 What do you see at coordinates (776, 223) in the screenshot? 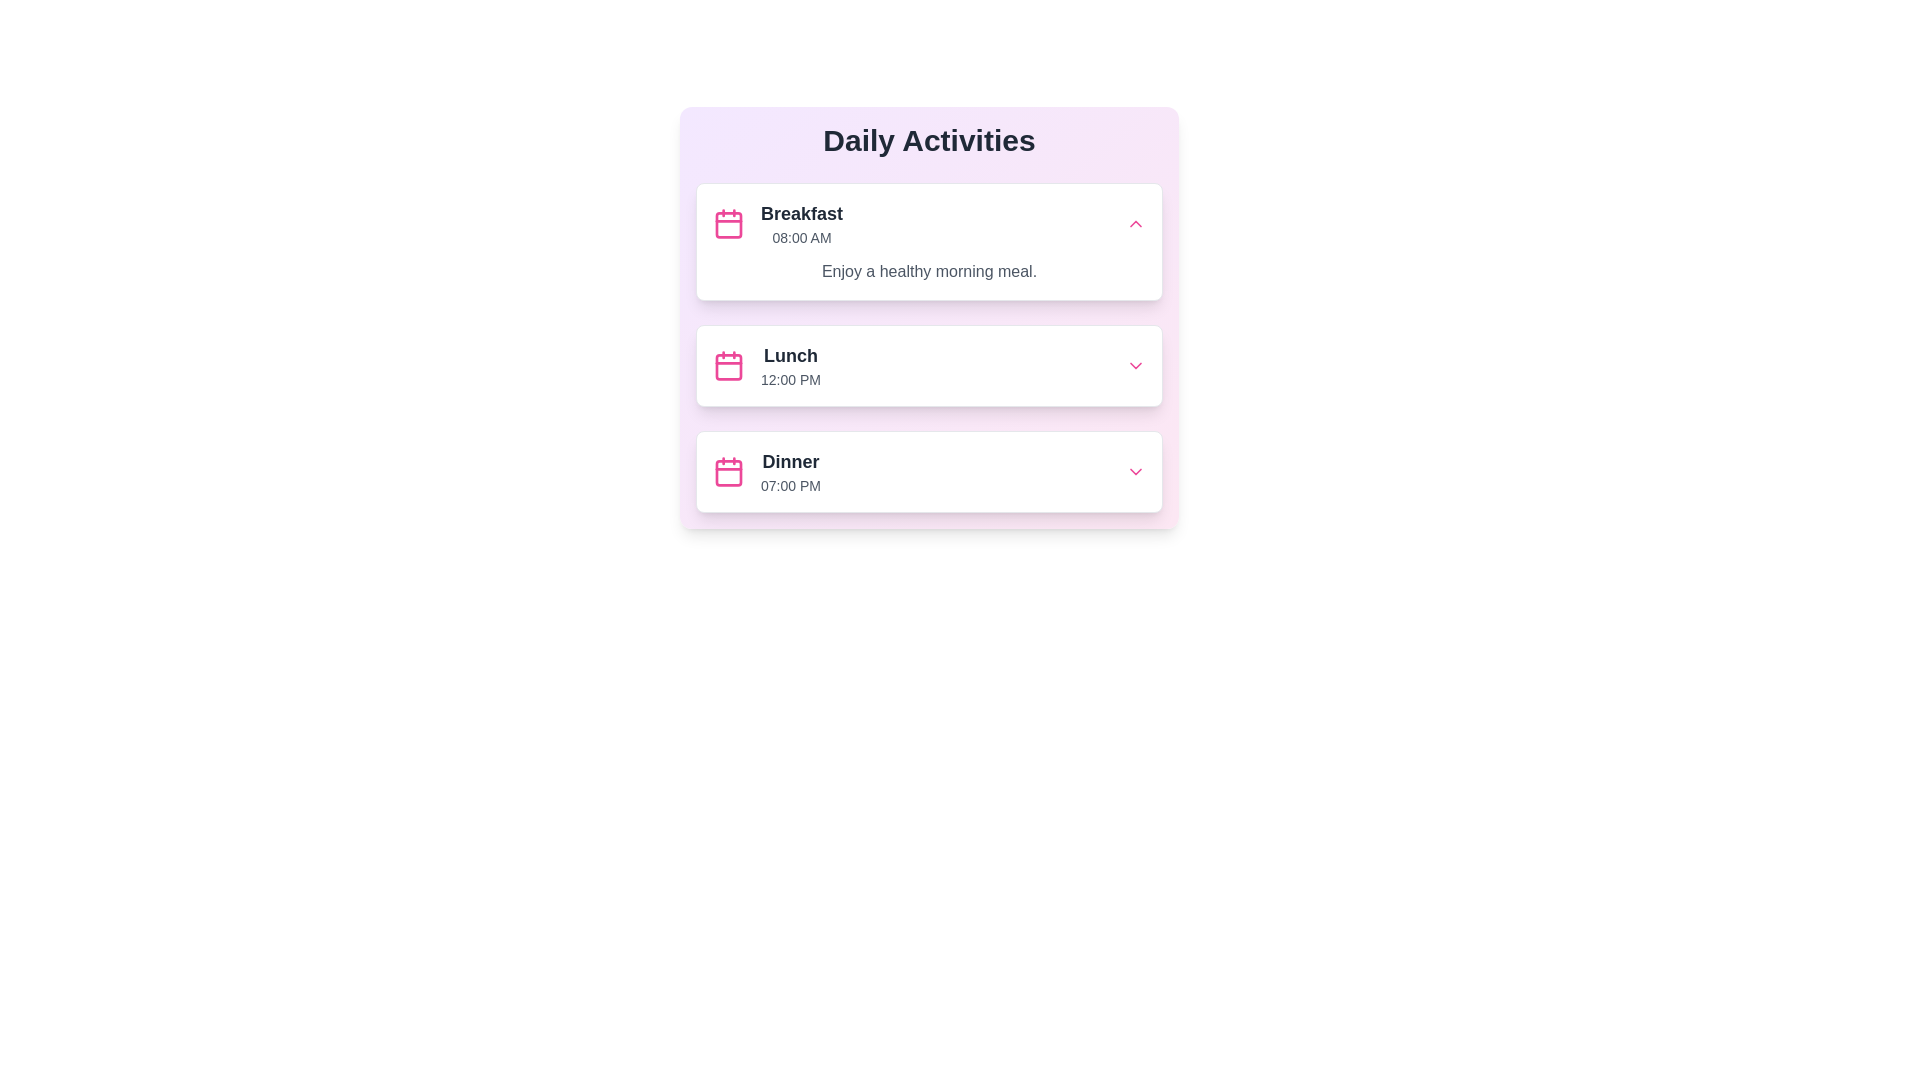
I see `the 'Breakfast' list item with the pink calendar icon` at bounding box center [776, 223].